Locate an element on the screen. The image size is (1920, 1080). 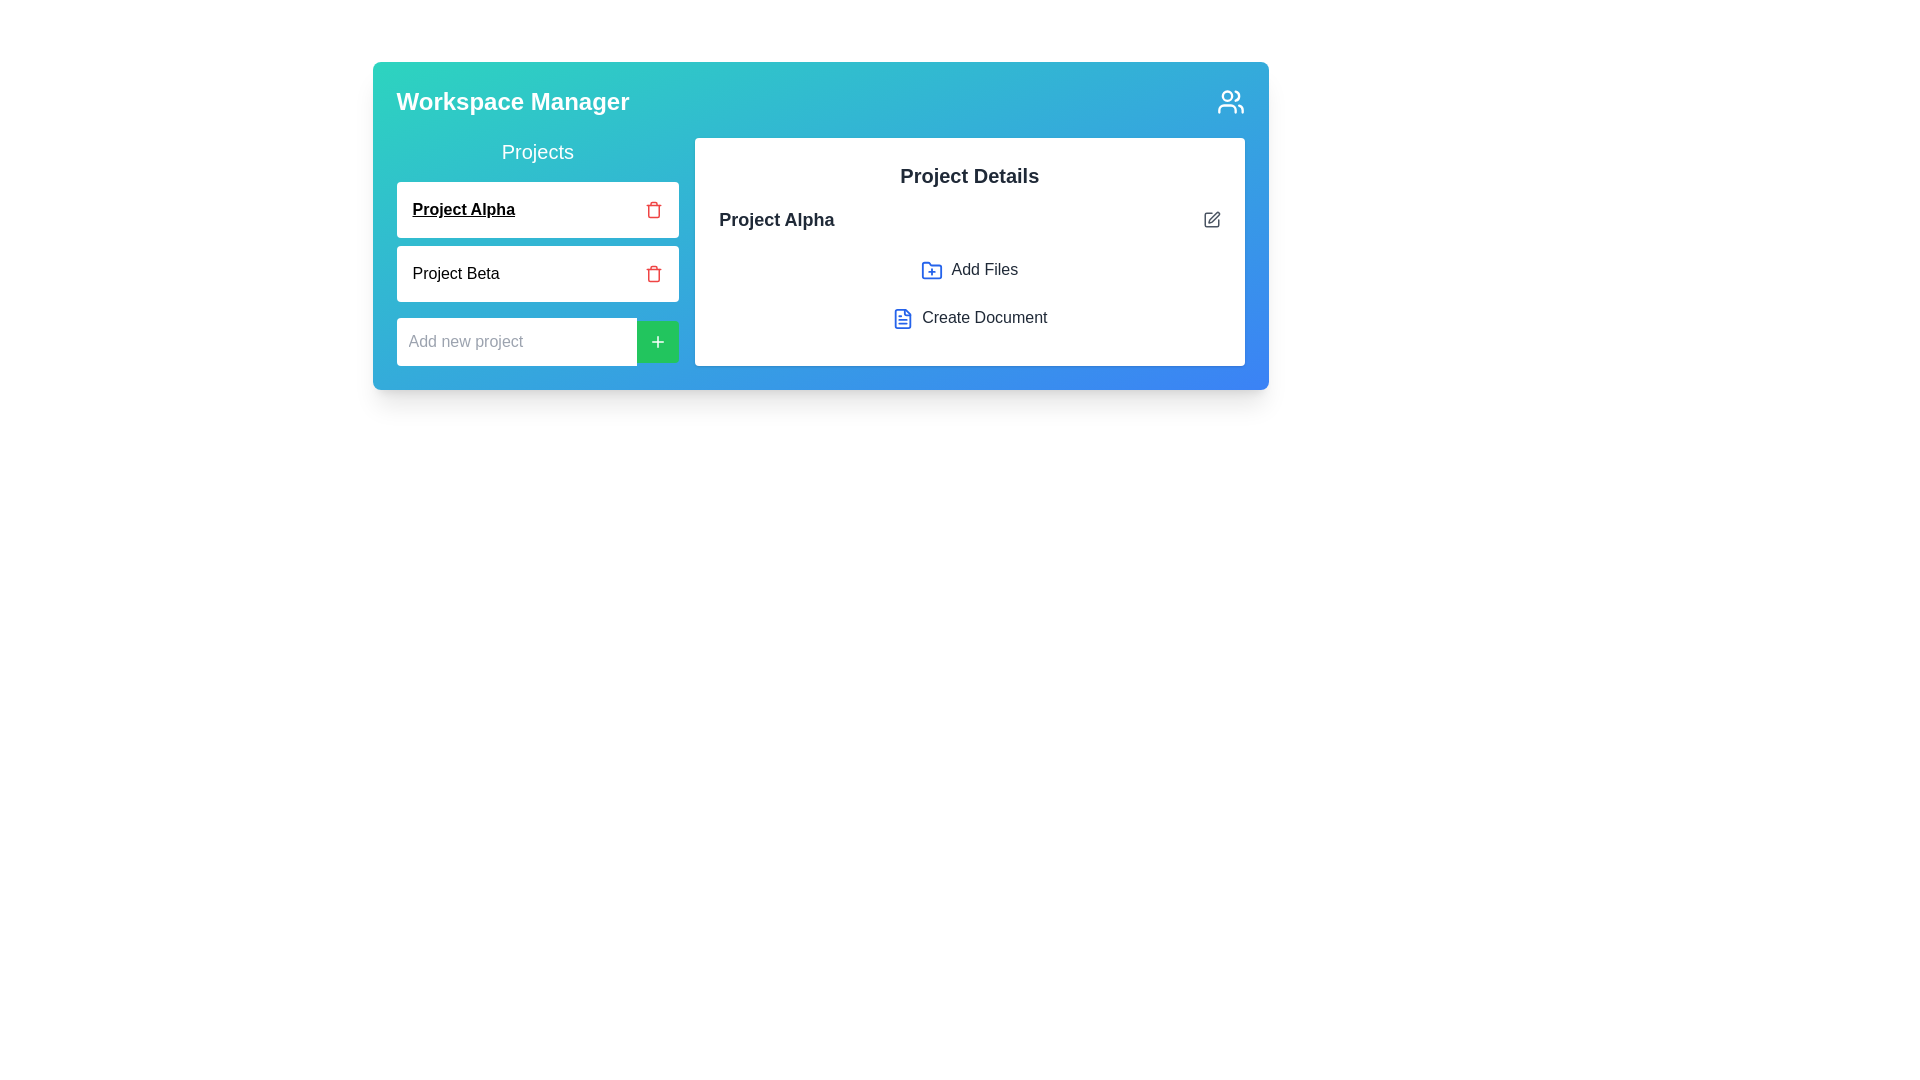
the 'Projects' text label, which is displayed in a medium-weight, extra-large font on a vibrant teal background, located in the top-left segment of the interface, above the project titles is located at coordinates (537, 150).